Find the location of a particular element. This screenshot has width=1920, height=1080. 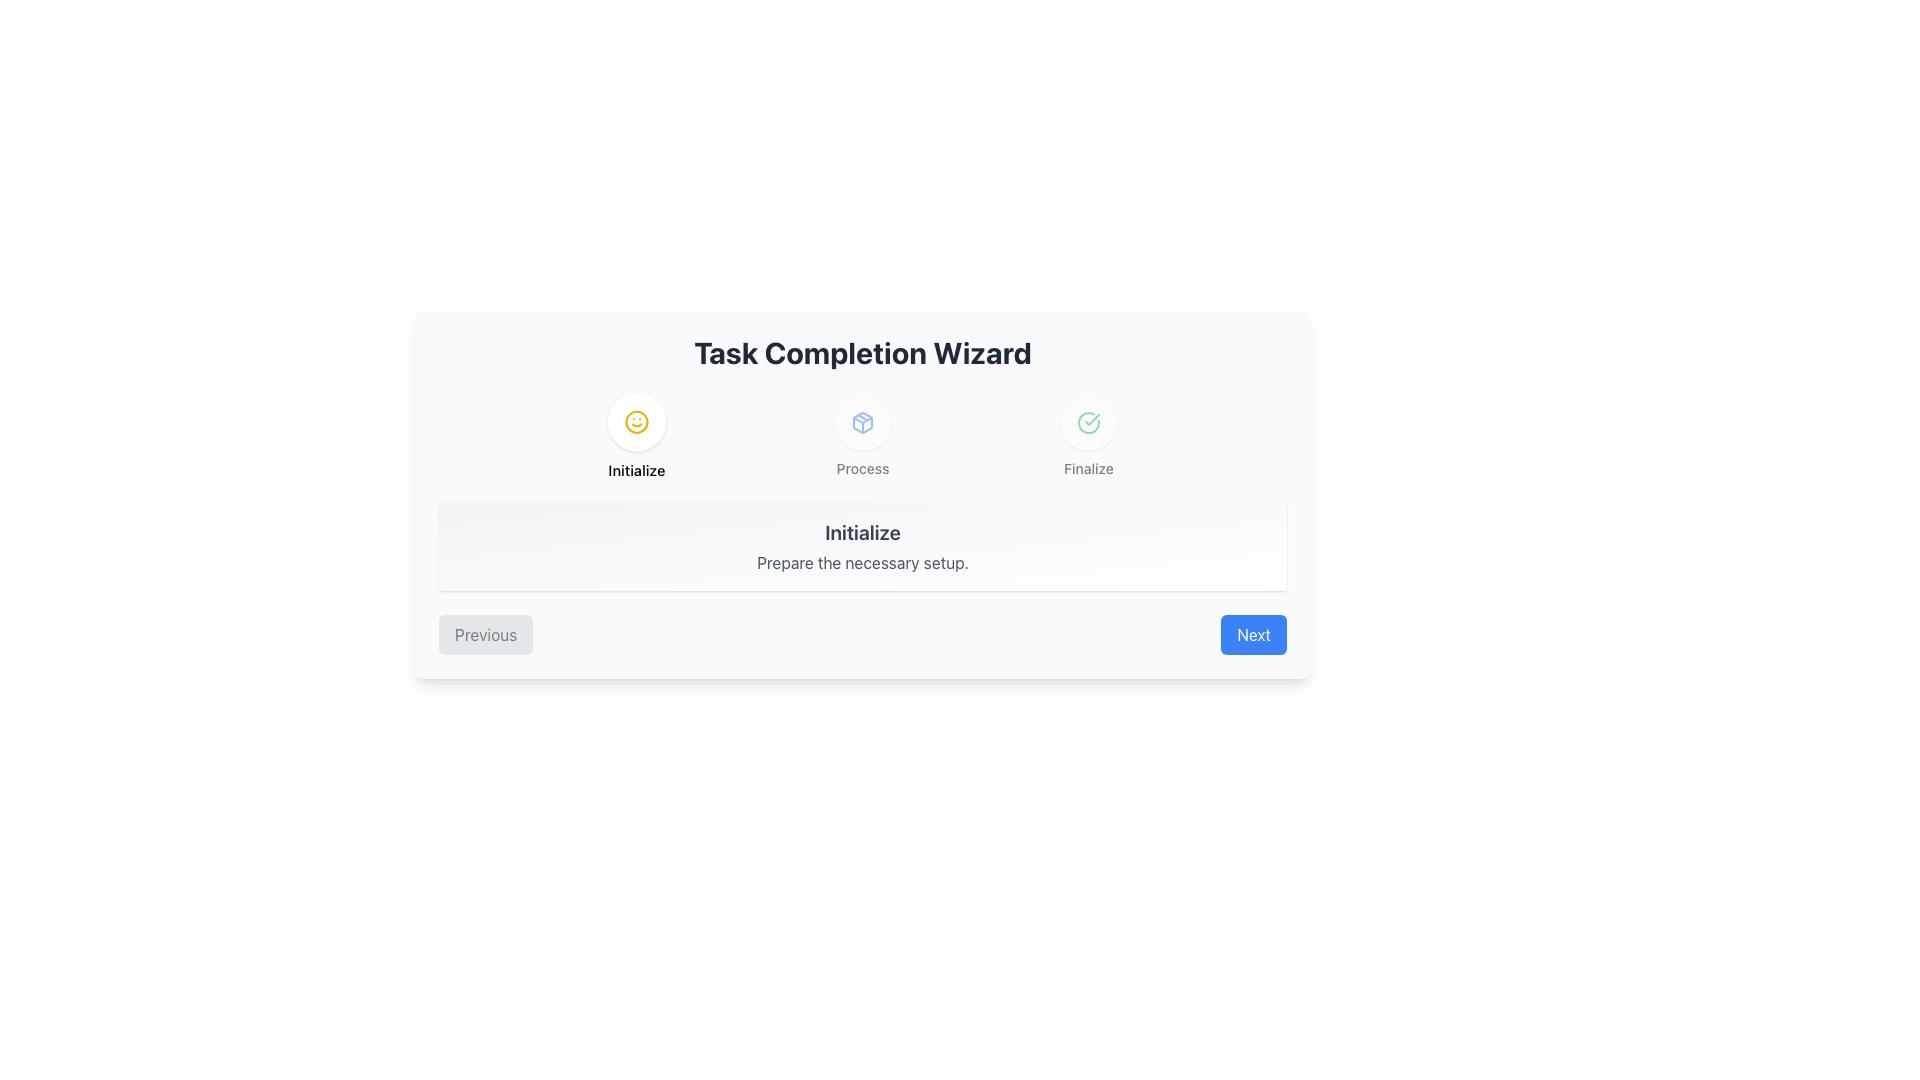

text label displaying 'Initialize', which is positioned below a circular icon with a smiling face as part of a horizontal progress indicator is located at coordinates (636, 470).